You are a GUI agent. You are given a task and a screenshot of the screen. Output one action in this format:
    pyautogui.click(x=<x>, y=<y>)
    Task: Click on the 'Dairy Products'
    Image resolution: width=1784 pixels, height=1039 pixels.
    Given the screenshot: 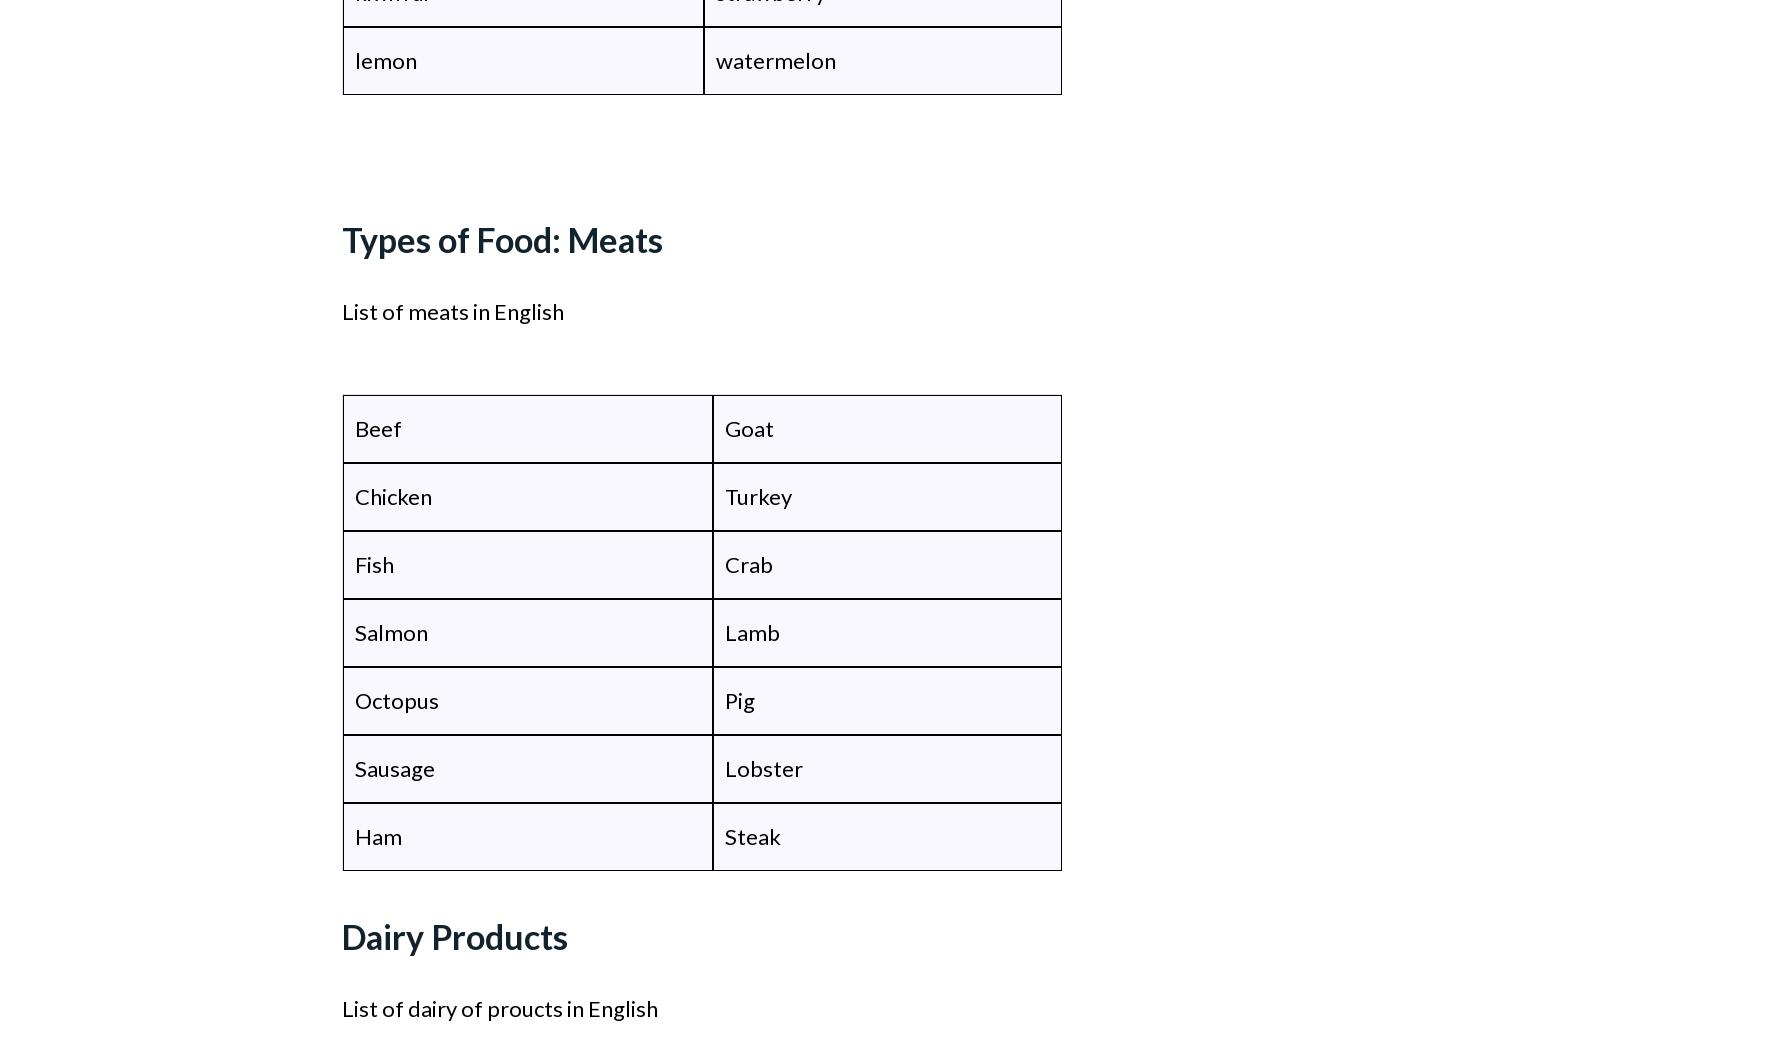 What is the action you would take?
    pyautogui.click(x=454, y=936)
    